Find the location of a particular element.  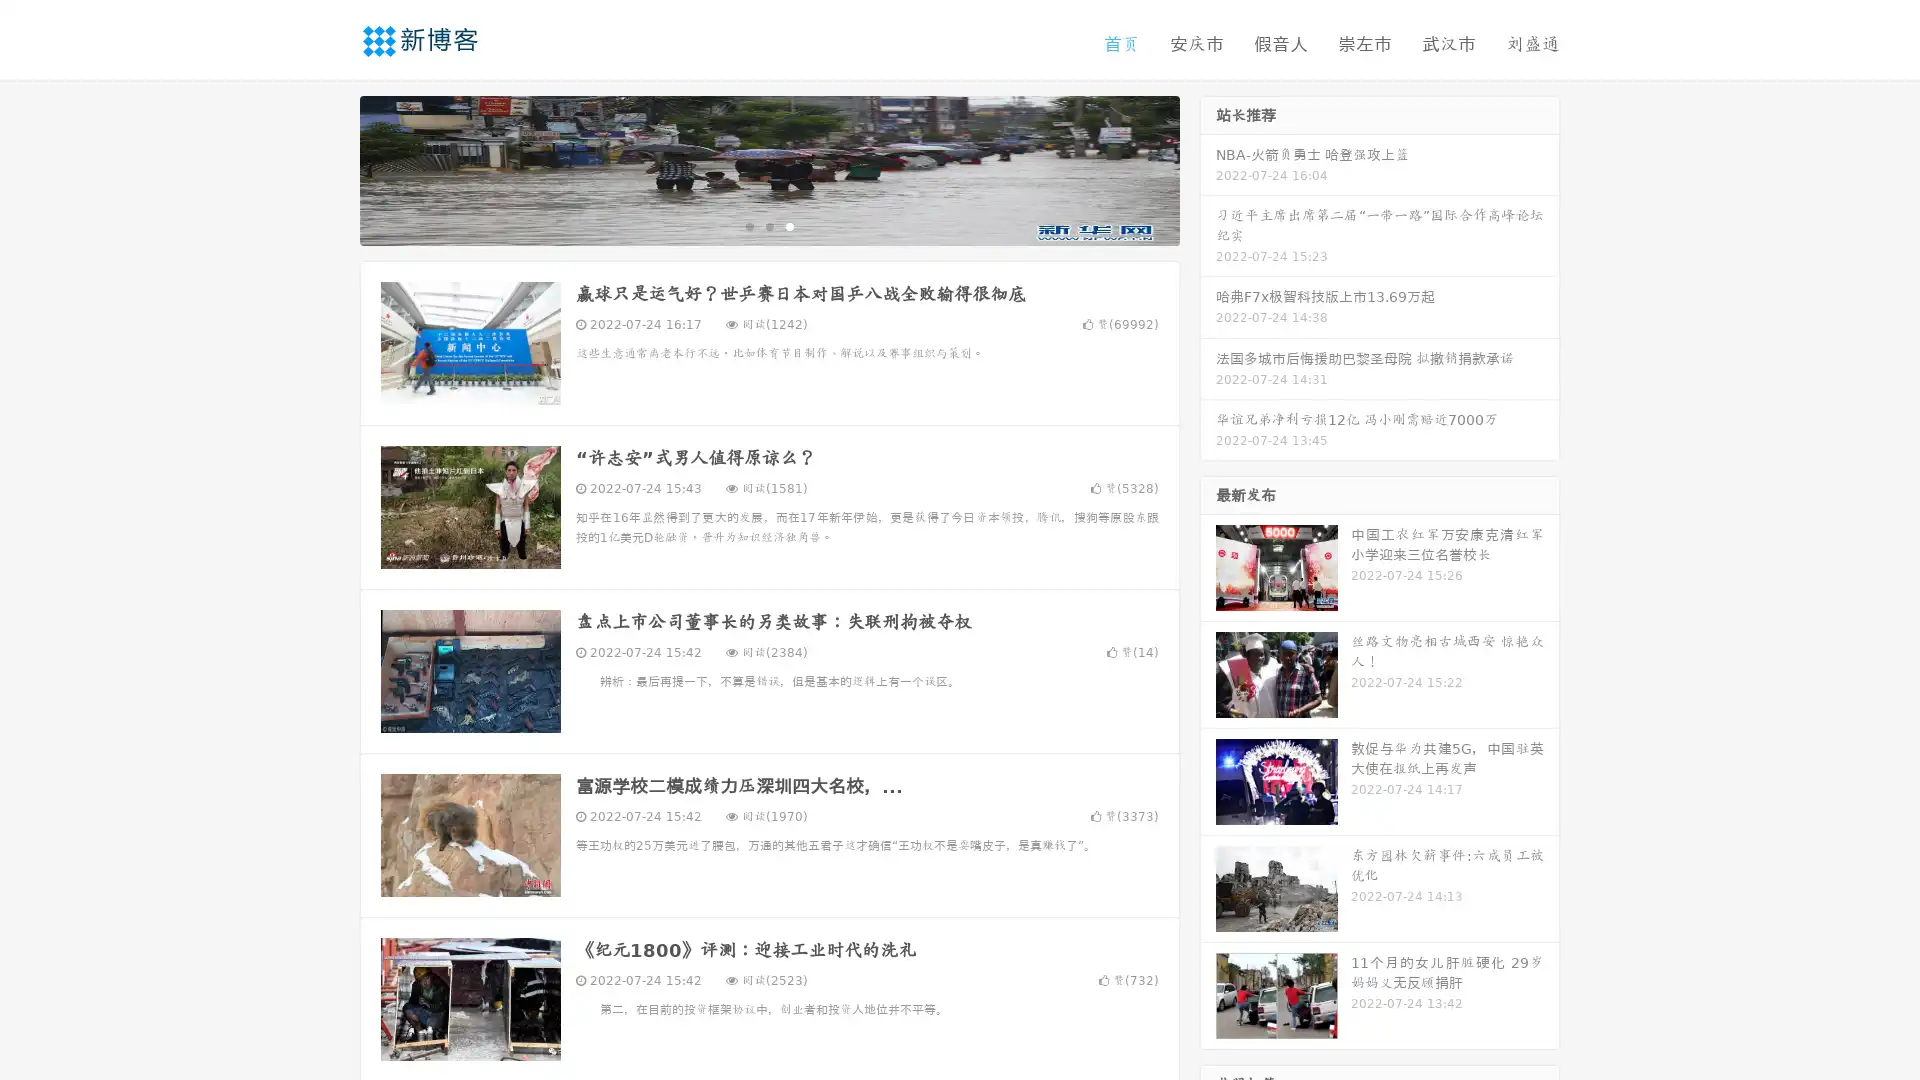

Go to slide 2 is located at coordinates (768, 225).